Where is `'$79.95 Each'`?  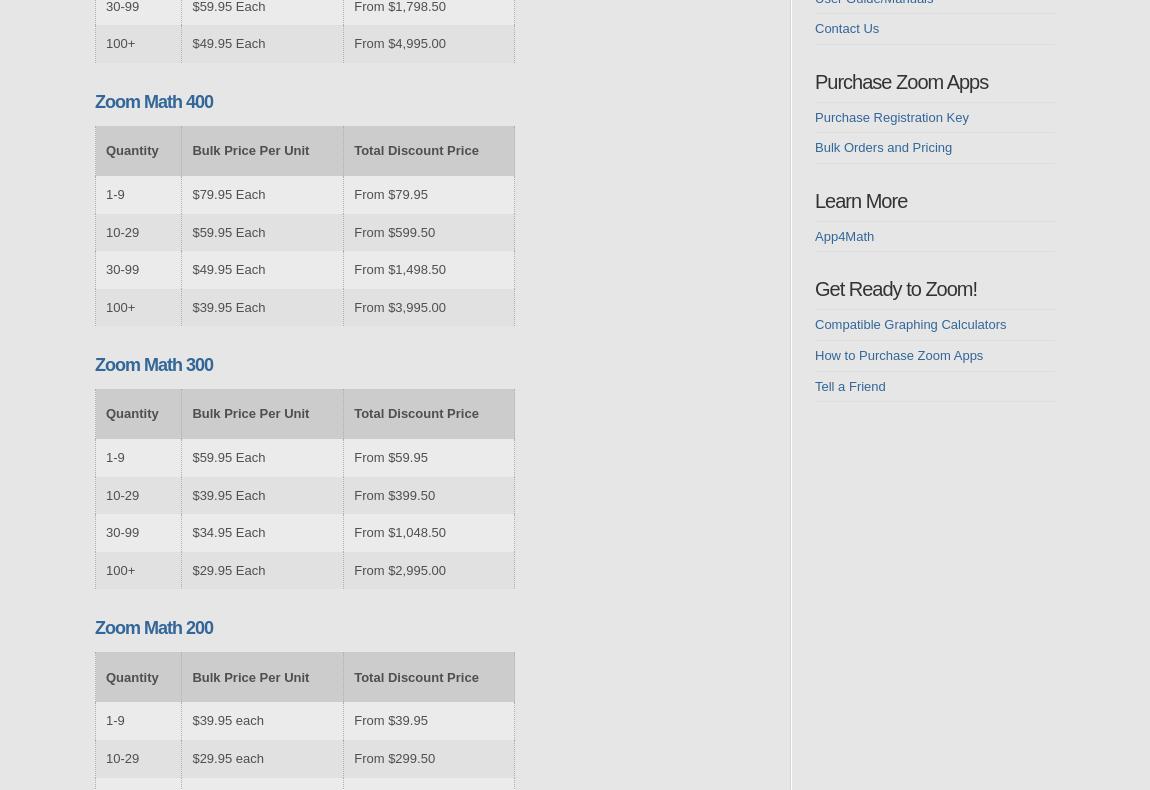
'$79.95 Each' is located at coordinates (227, 193).